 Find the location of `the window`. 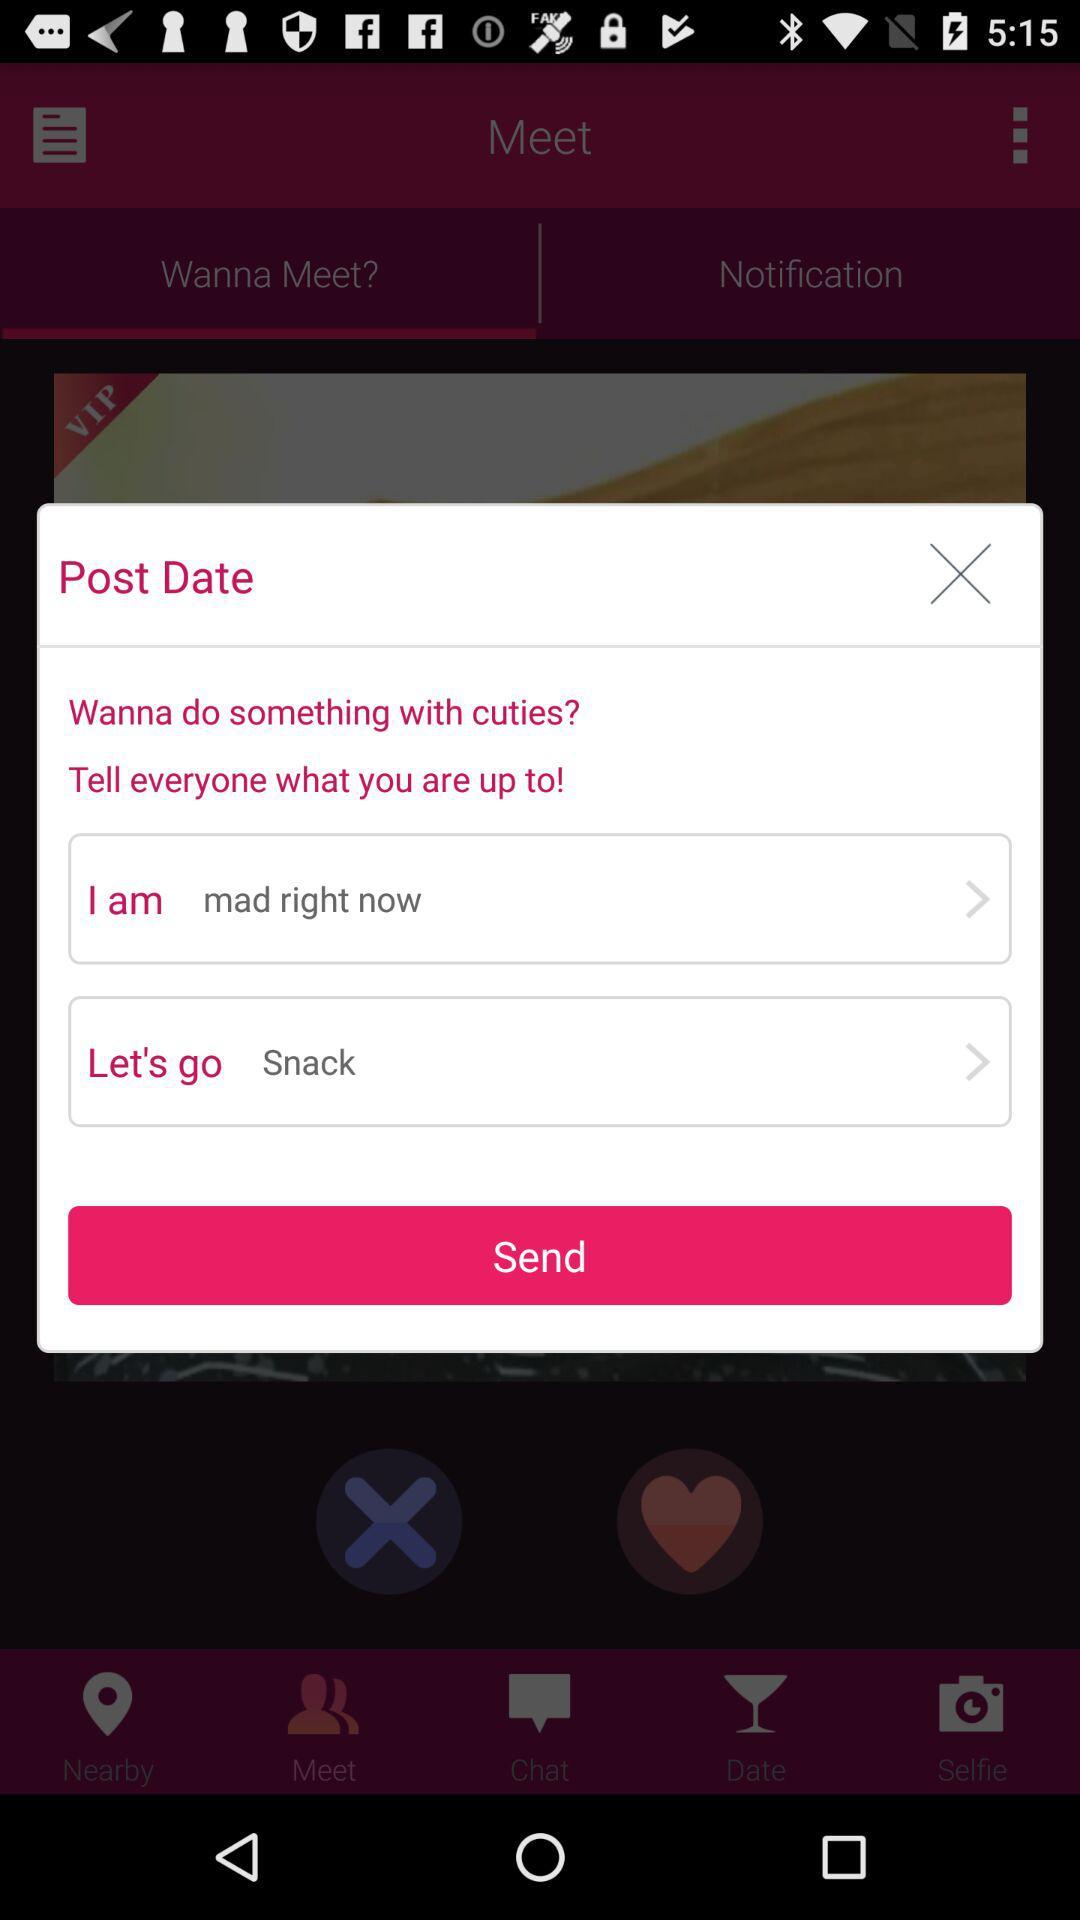

the window is located at coordinates (960, 574).